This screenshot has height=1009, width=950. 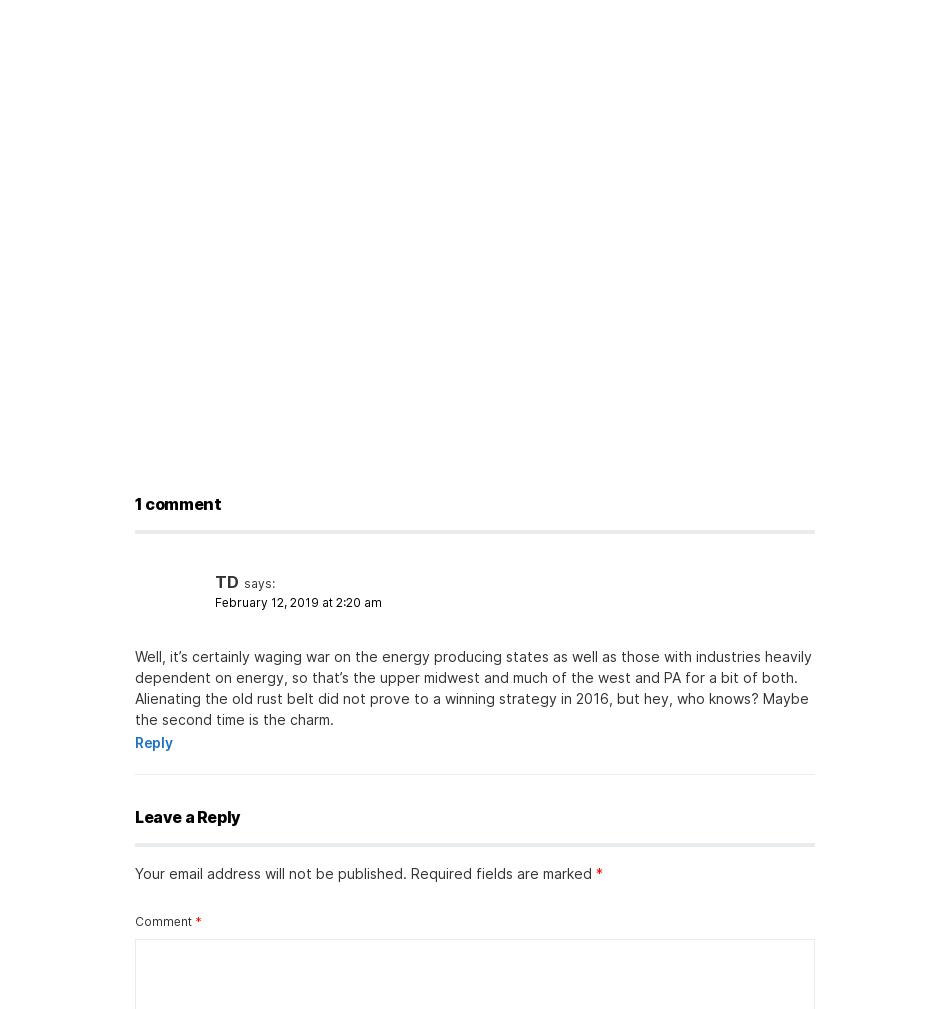 I want to click on '1 comment', so click(x=178, y=502).